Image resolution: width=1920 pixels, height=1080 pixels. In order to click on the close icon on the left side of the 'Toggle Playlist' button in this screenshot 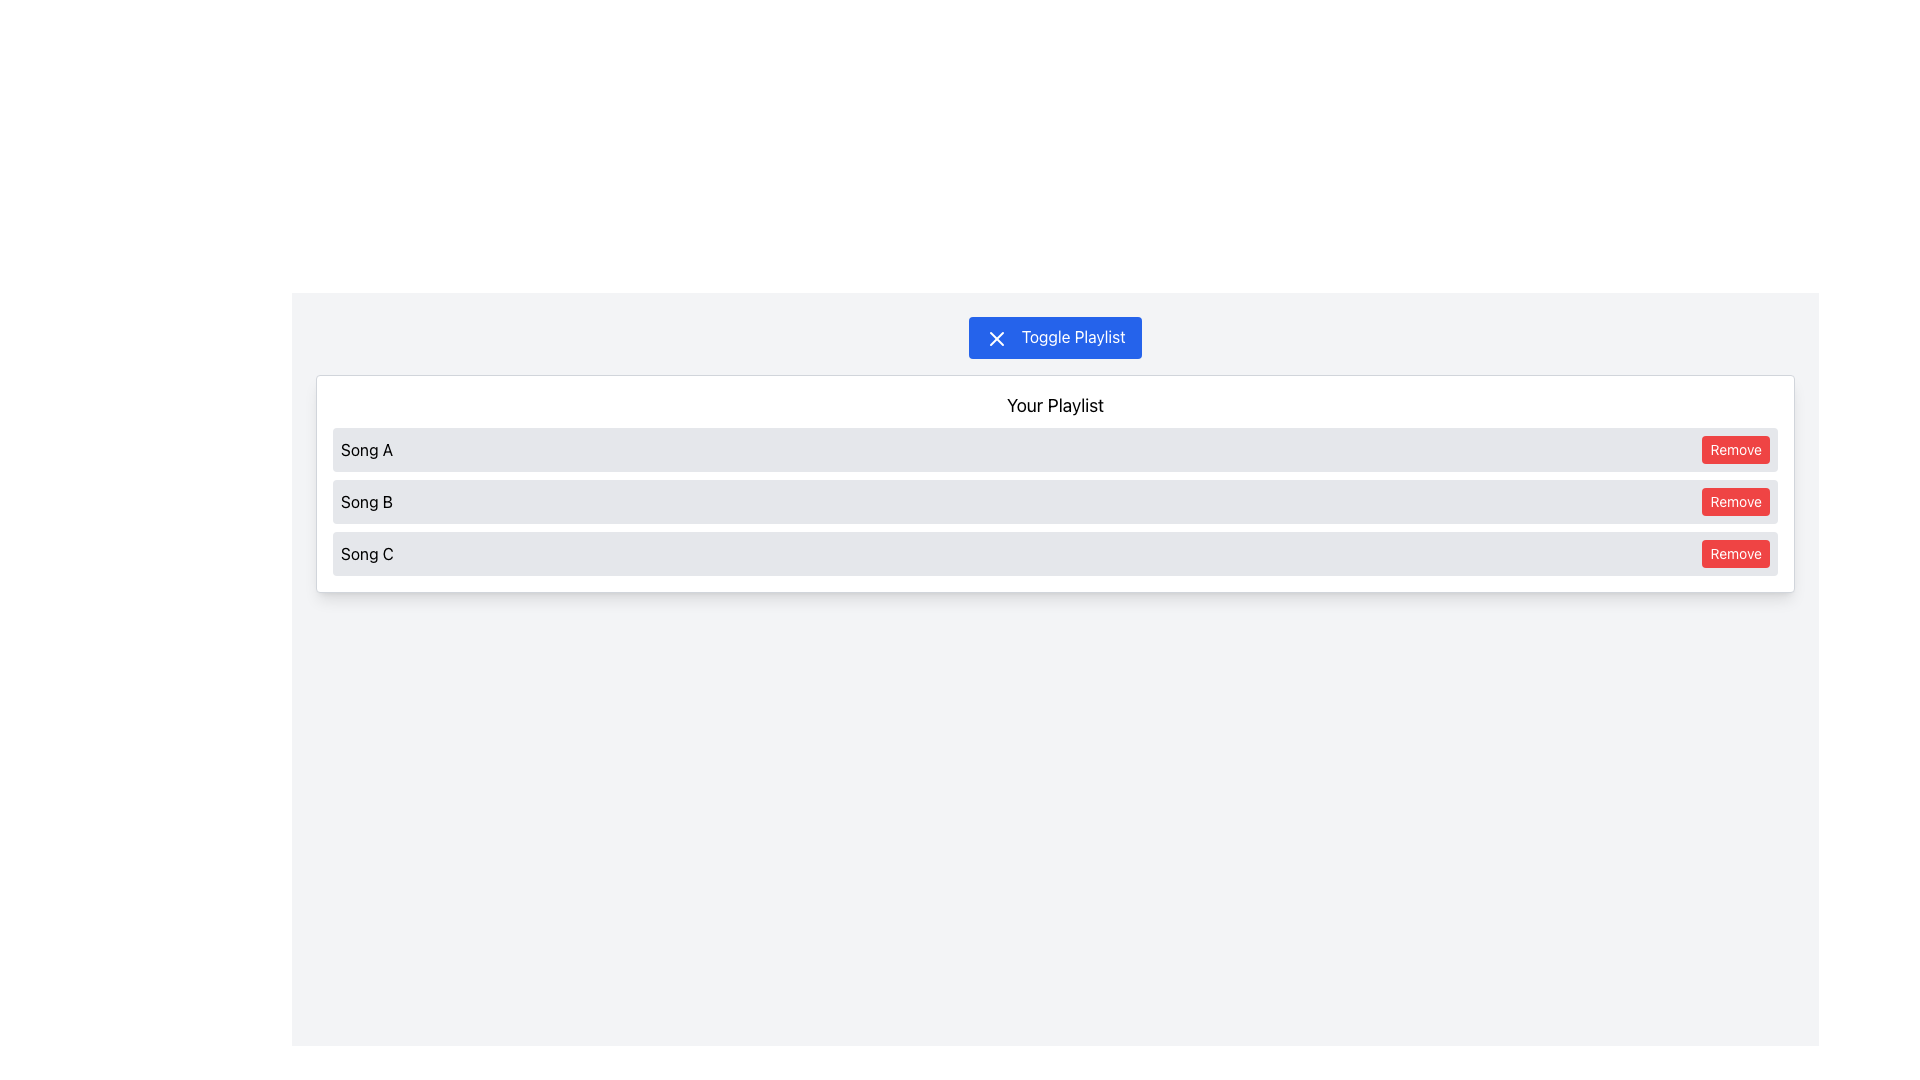, I will do `click(997, 337)`.